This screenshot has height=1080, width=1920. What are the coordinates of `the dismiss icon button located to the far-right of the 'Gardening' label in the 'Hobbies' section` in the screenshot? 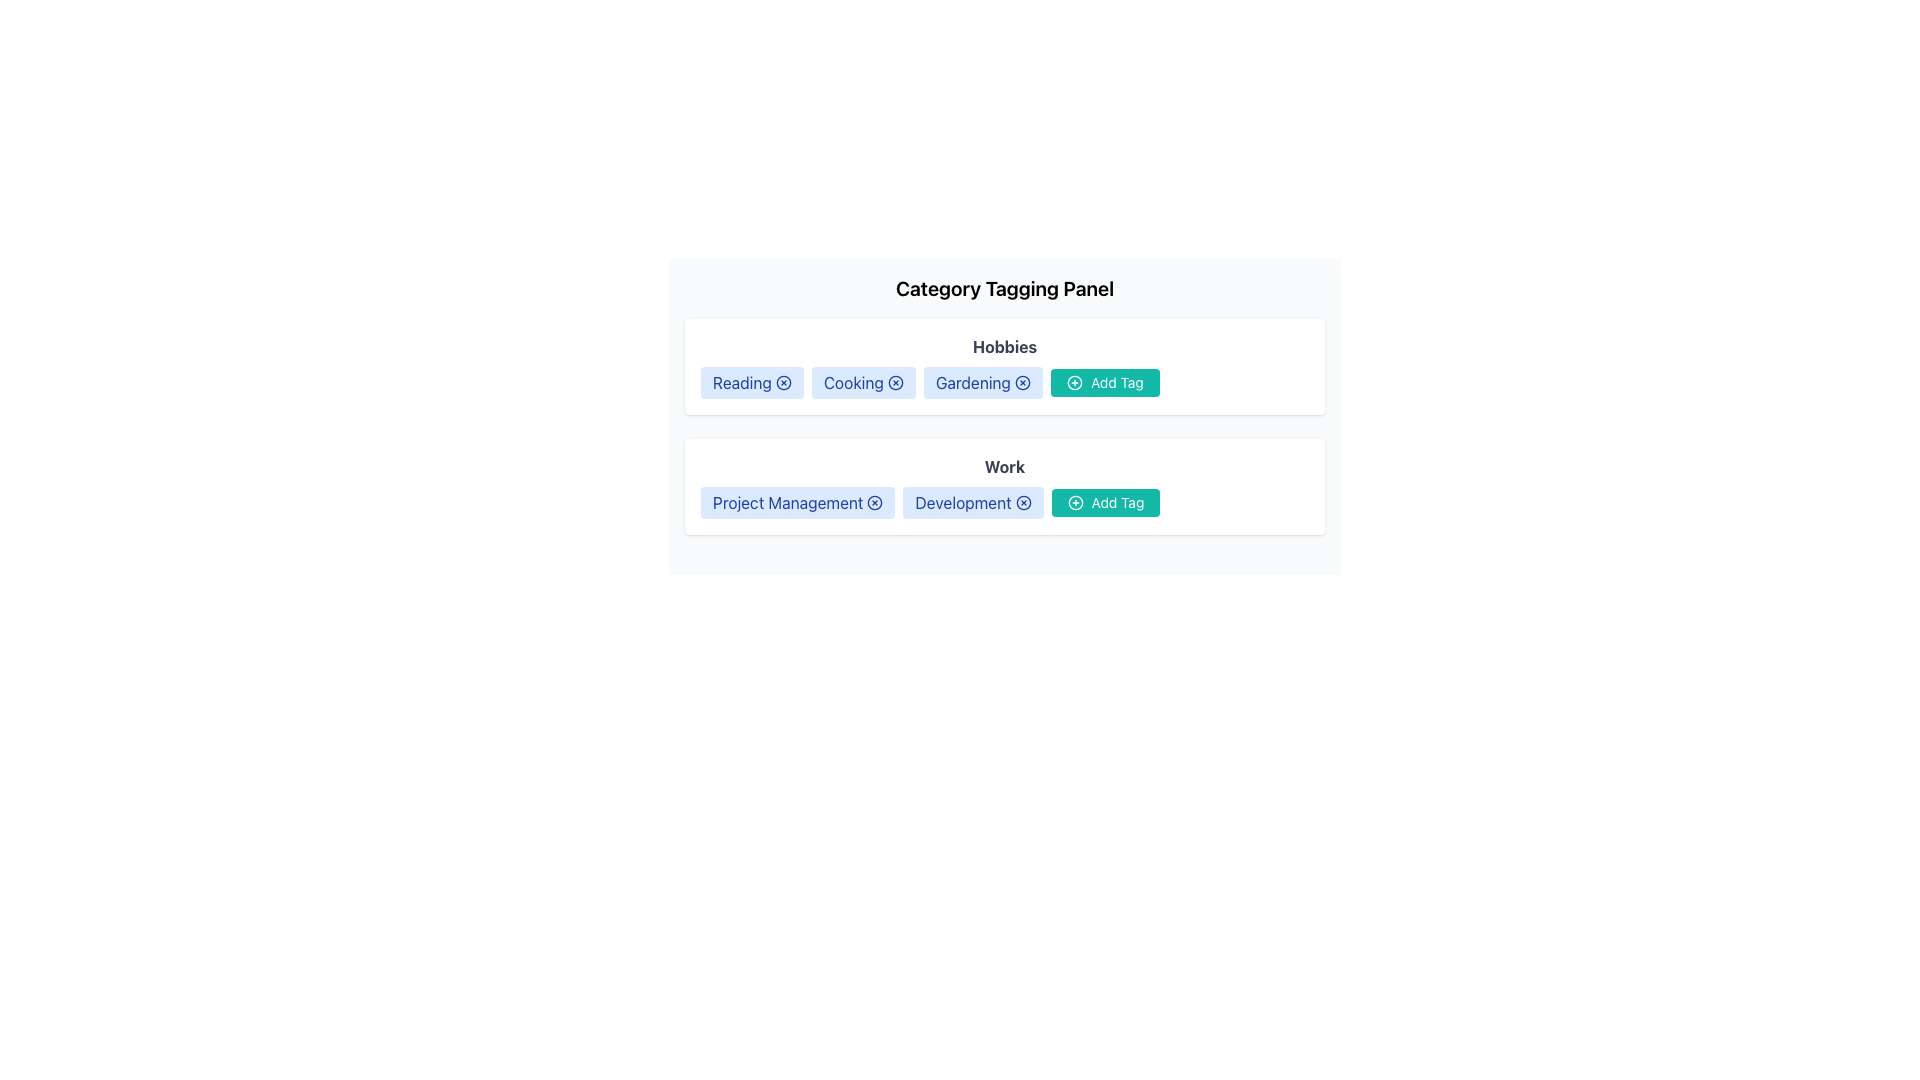 It's located at (1022, 382).